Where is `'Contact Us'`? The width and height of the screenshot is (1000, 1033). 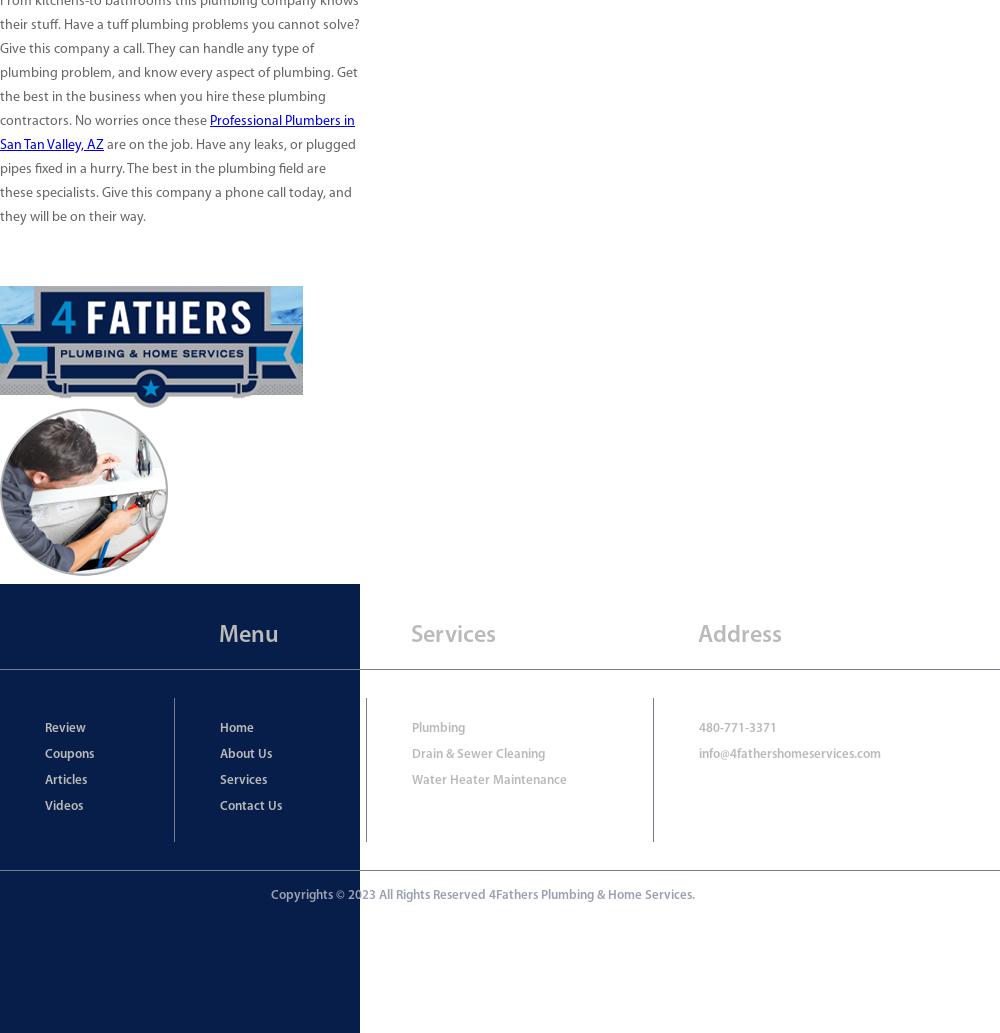 'Contact Us' is located at coordinates (250, 806).